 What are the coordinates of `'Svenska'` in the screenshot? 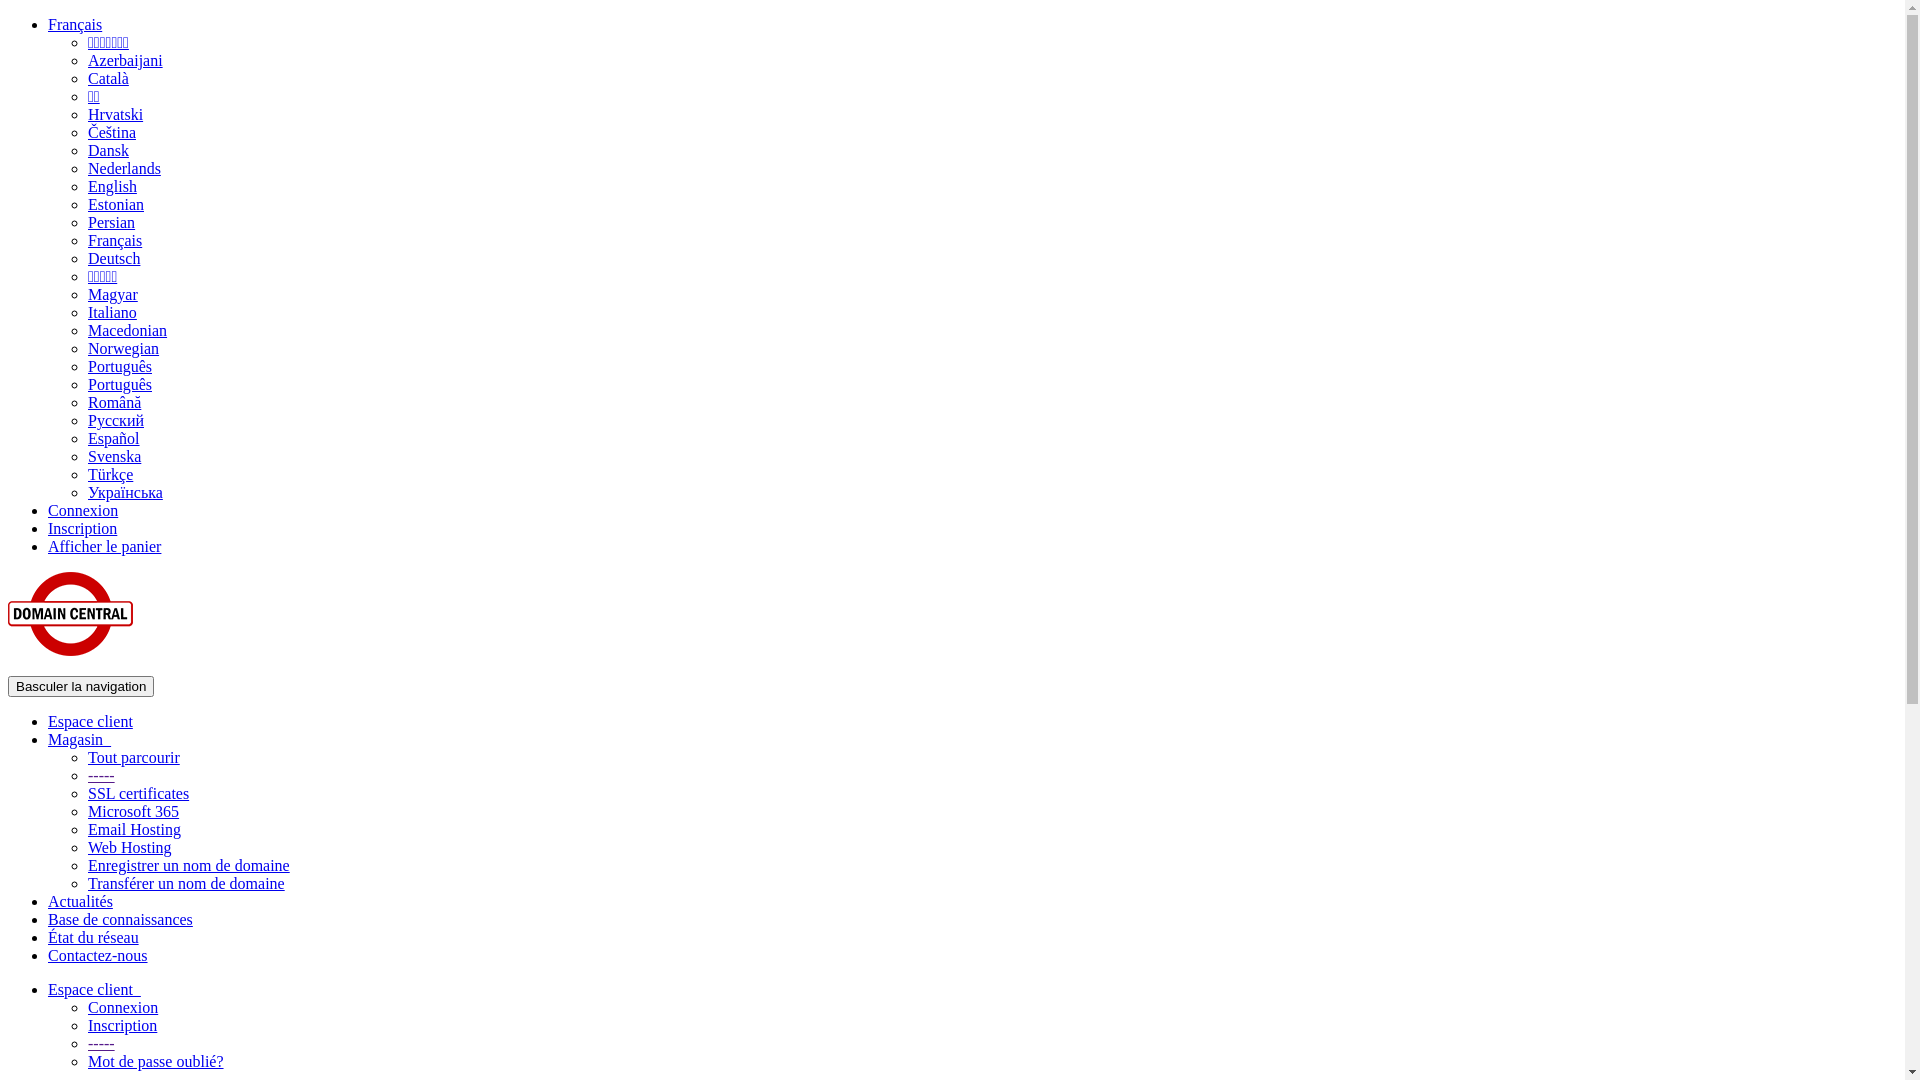 It's located at (86, 456).